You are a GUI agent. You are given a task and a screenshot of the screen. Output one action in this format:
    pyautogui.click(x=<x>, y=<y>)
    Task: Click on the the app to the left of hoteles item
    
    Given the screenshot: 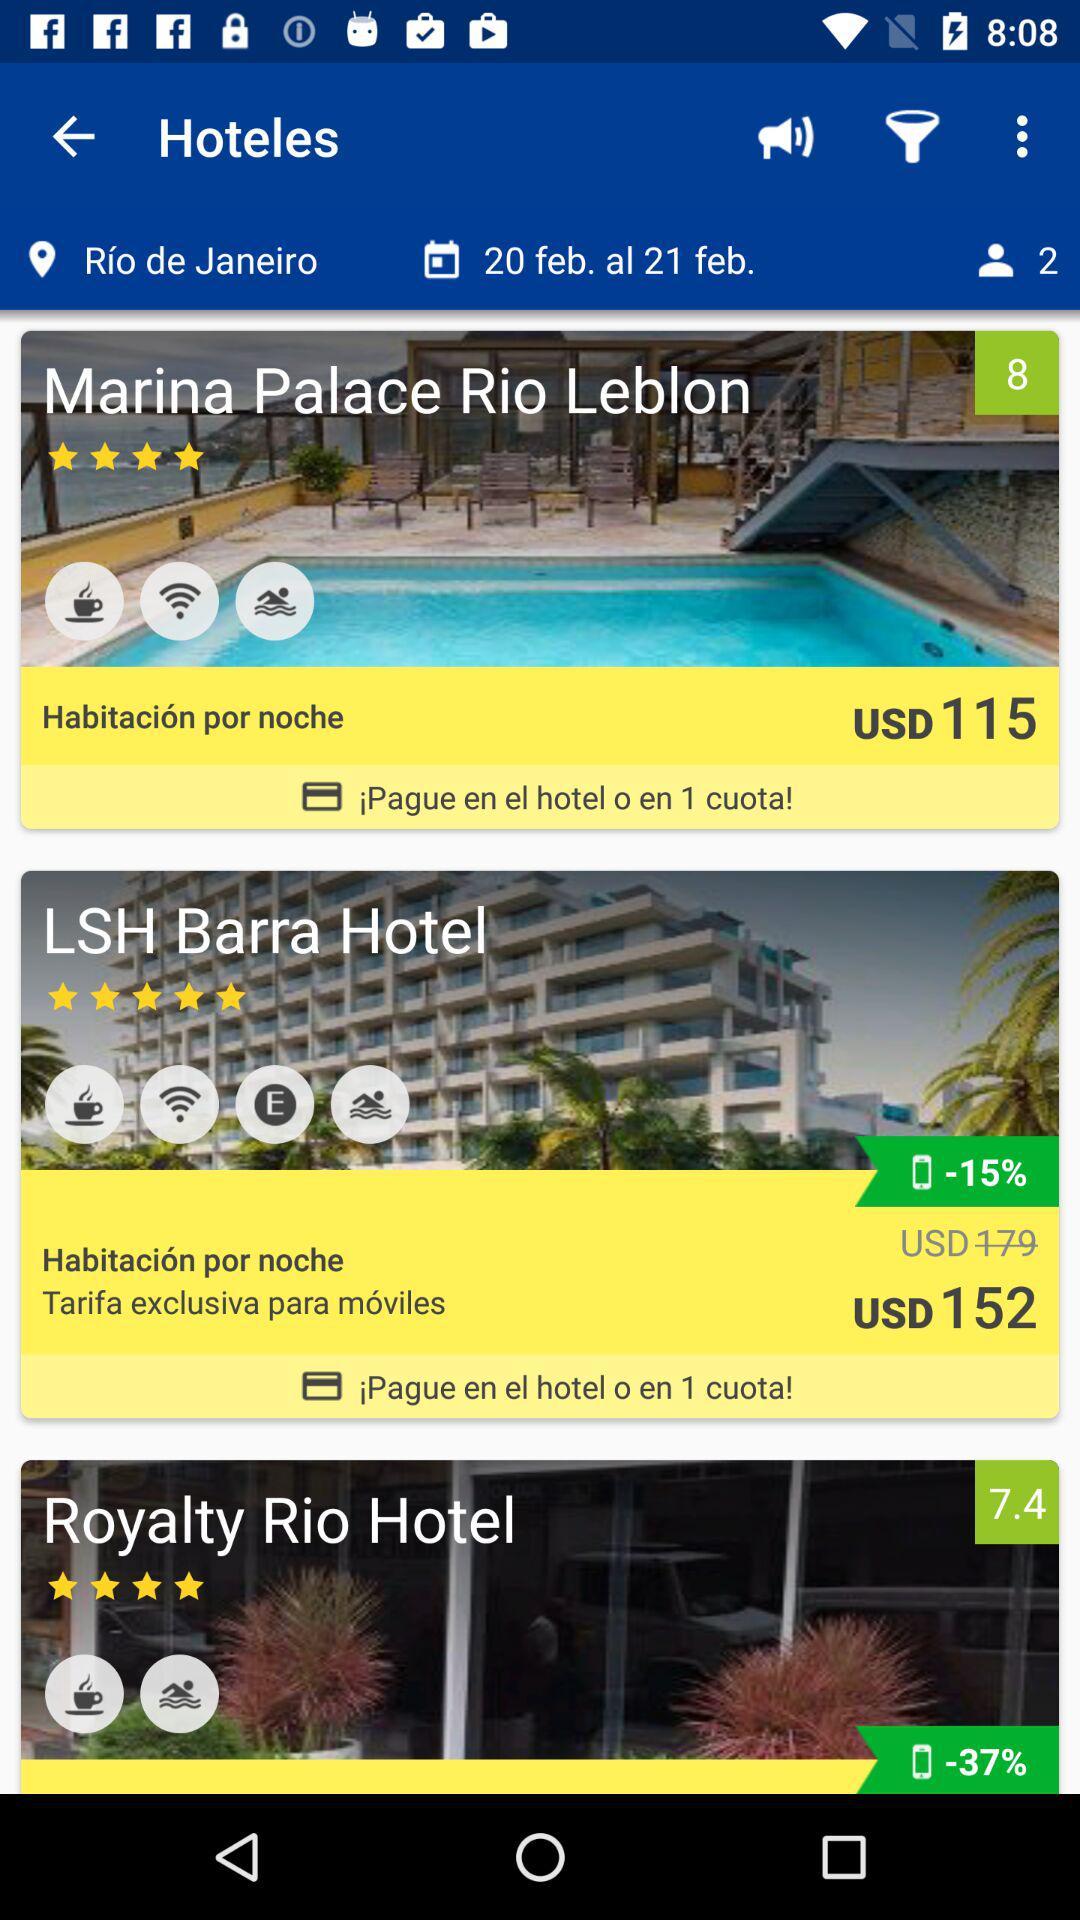 What is the action you would take?
    pyautogui.click(x=72, y=135)
    